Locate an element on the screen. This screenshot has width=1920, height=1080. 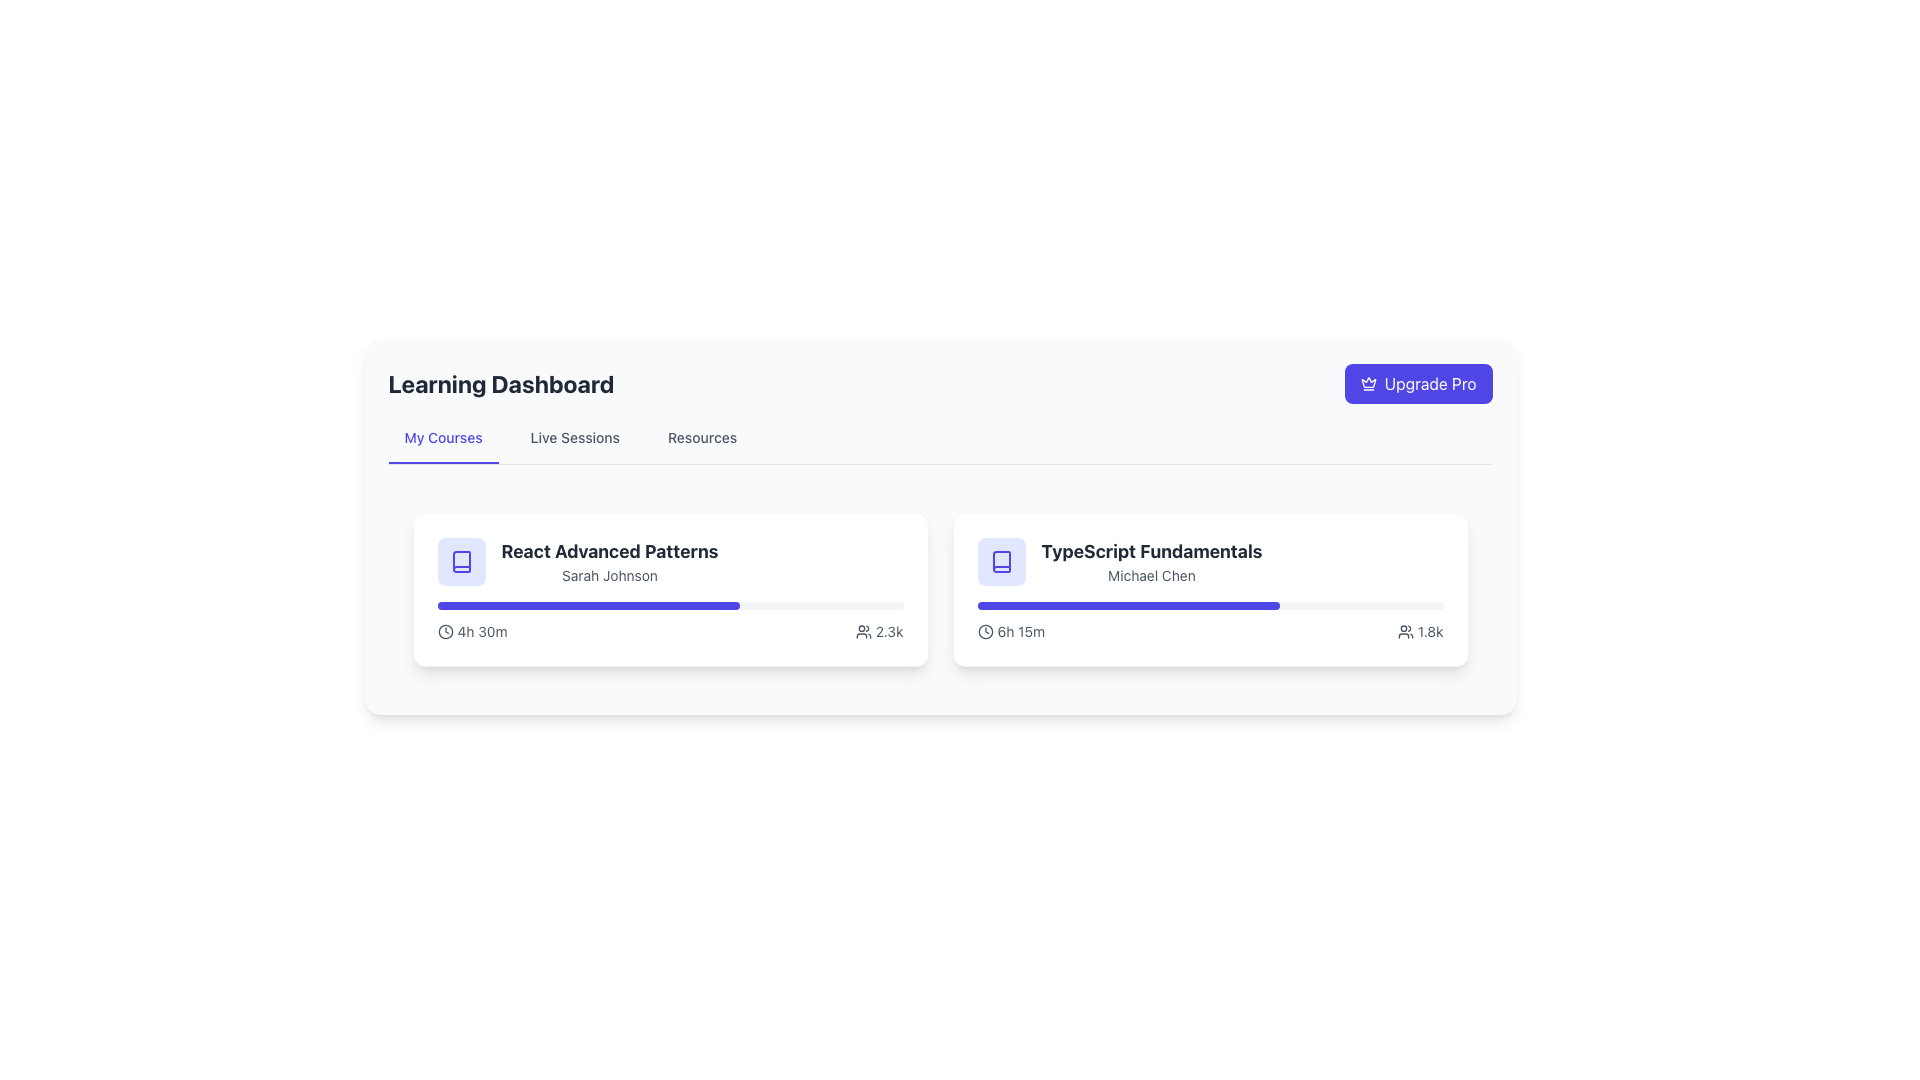
the text content of the label indicating the author or creator of the course 'TypeScript Fundamentals', positioned below the course title within the right content card on the dashboard is located at coordinates (1152, 575).